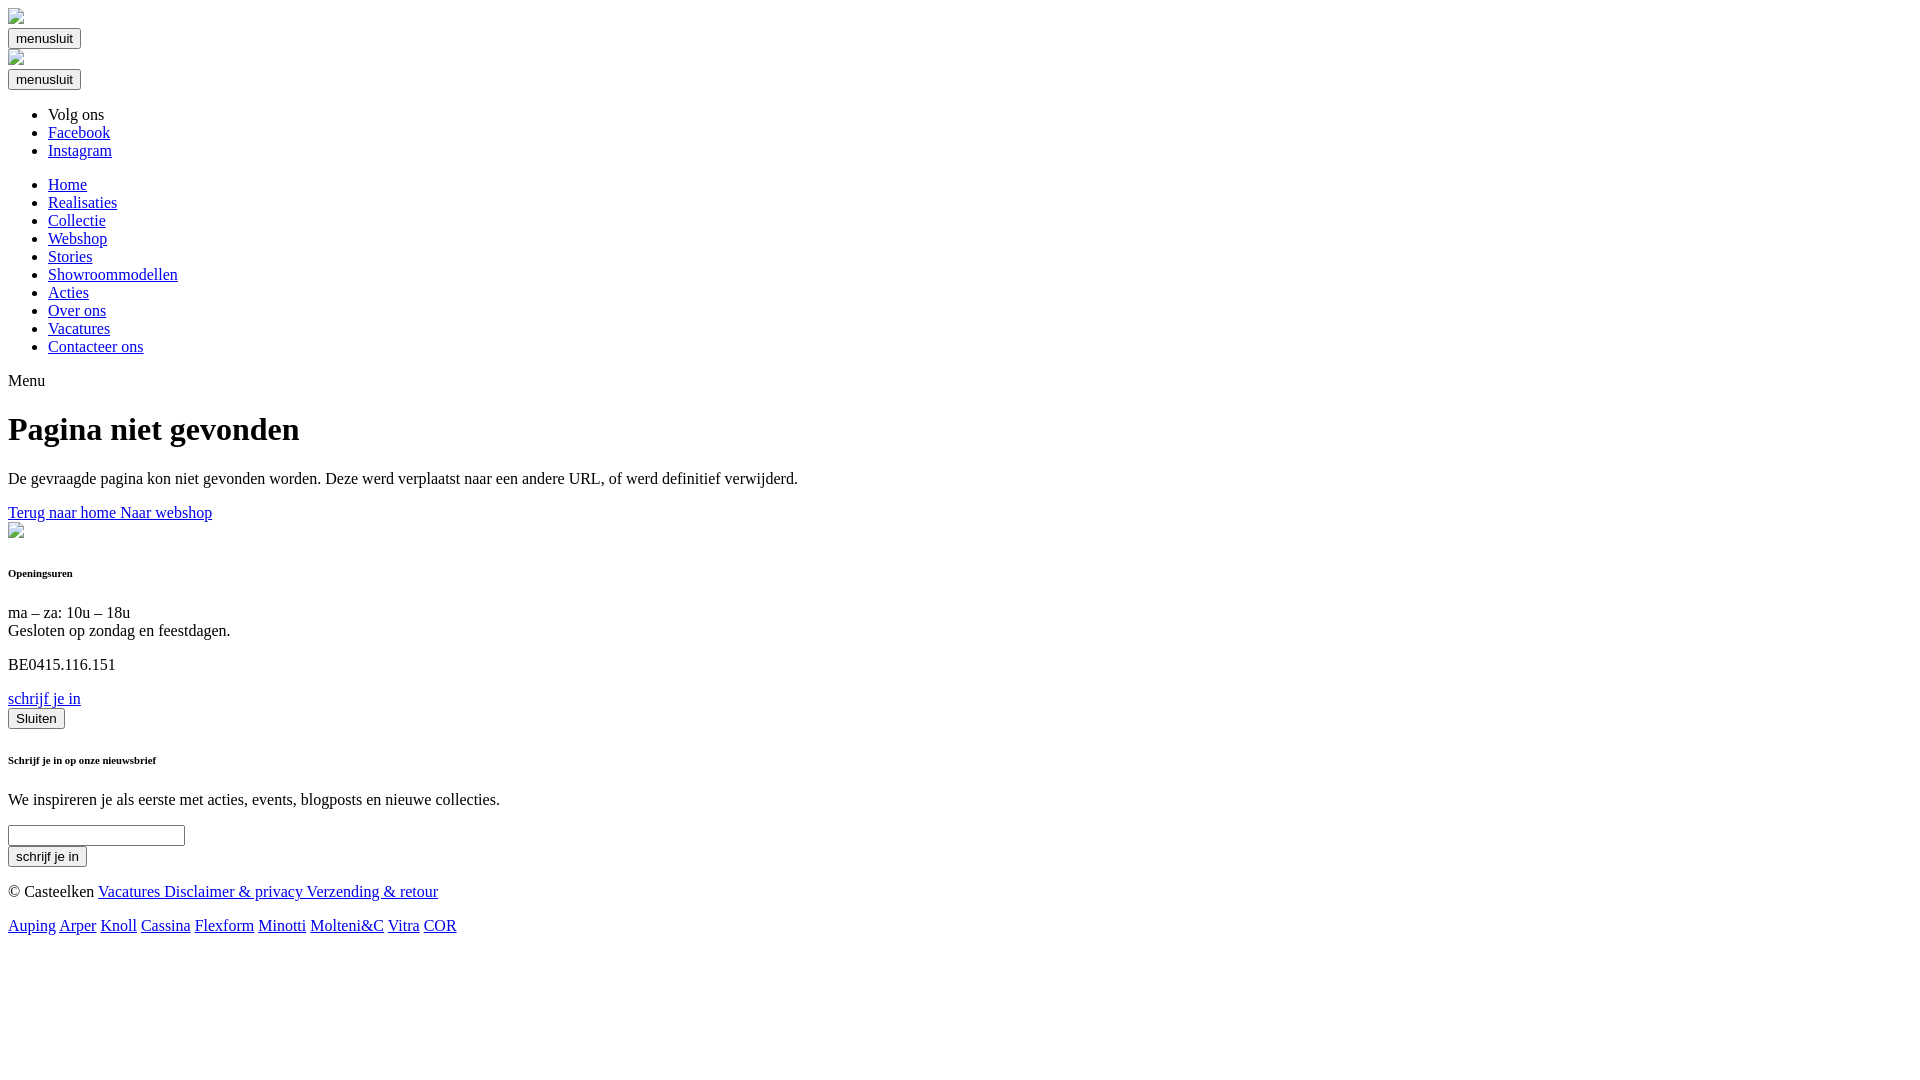 This screenshot has width=1920, height=1080. Describe the element at coordinates (306, 890) in the screenshot. I see `'Verzending & retour'` at that location.